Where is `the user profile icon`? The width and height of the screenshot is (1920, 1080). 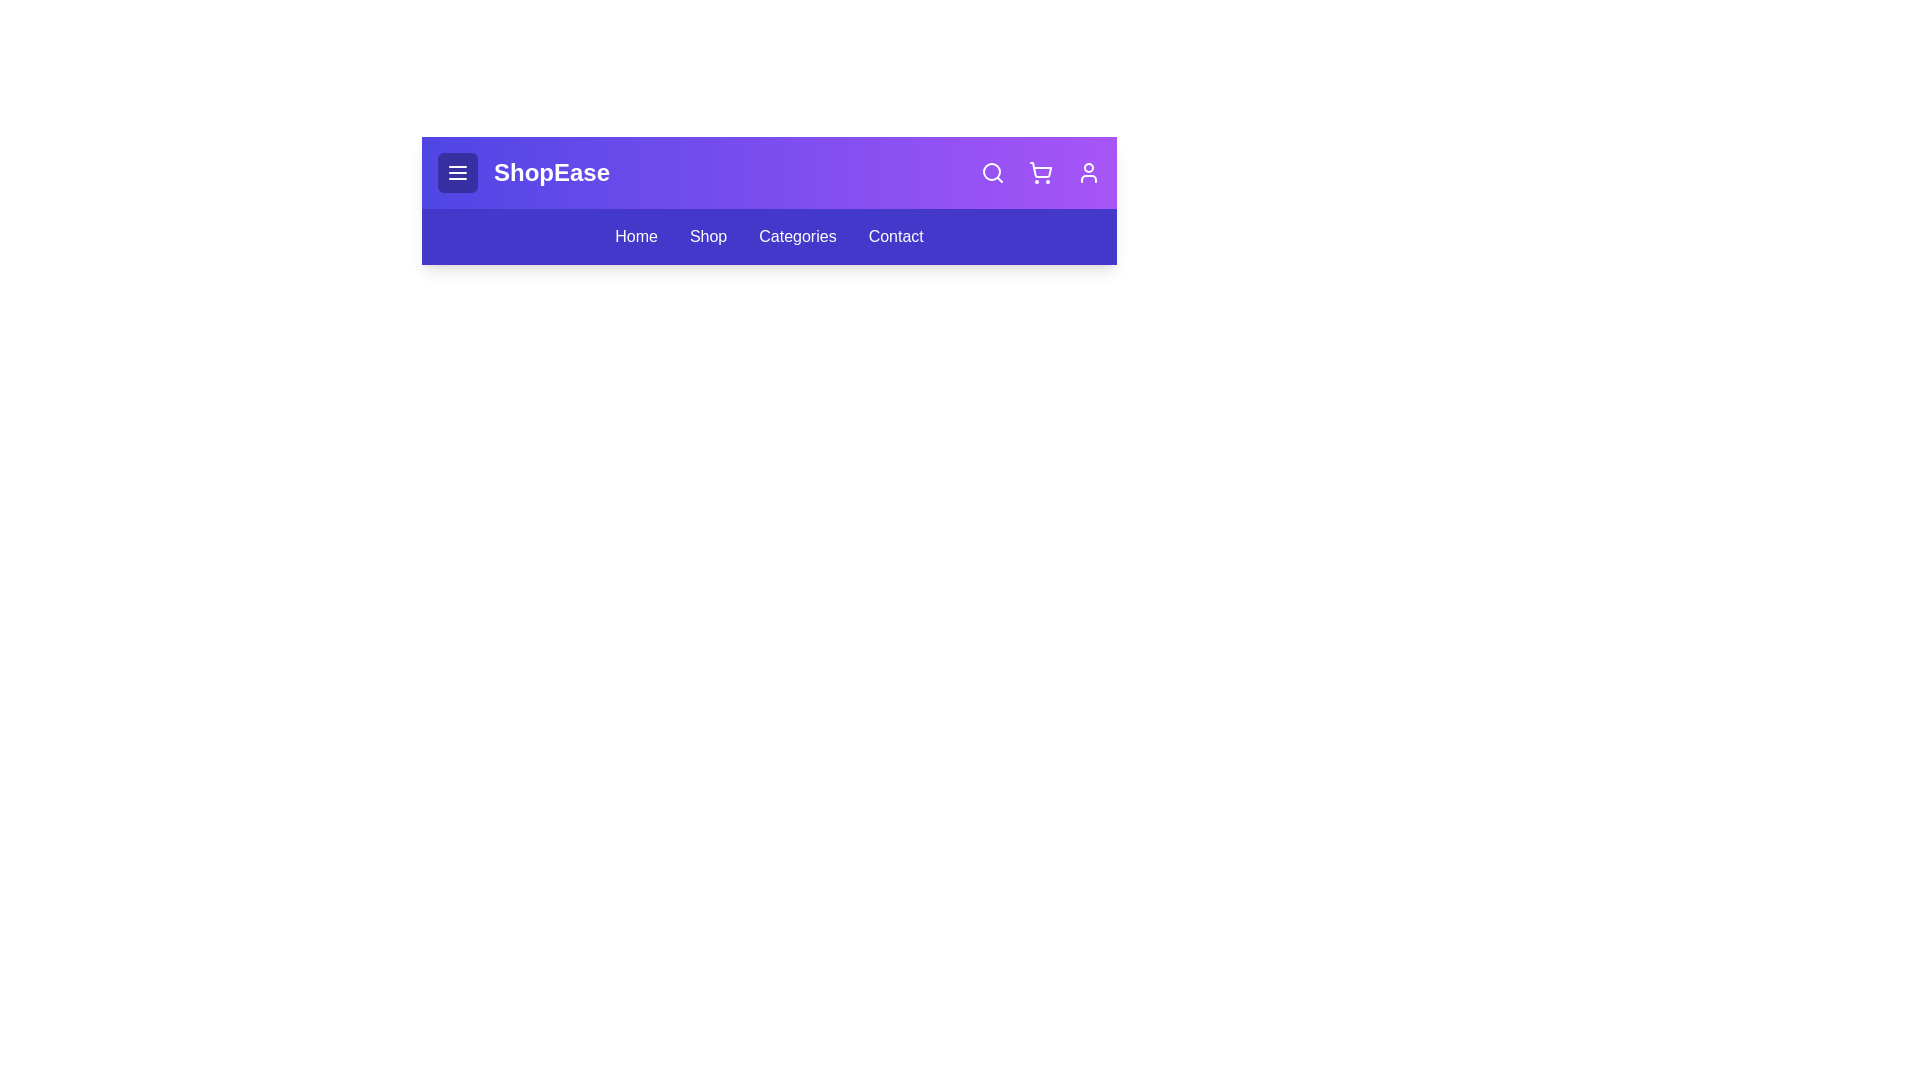 the user profile icon is located at coordinates (1088, 172).